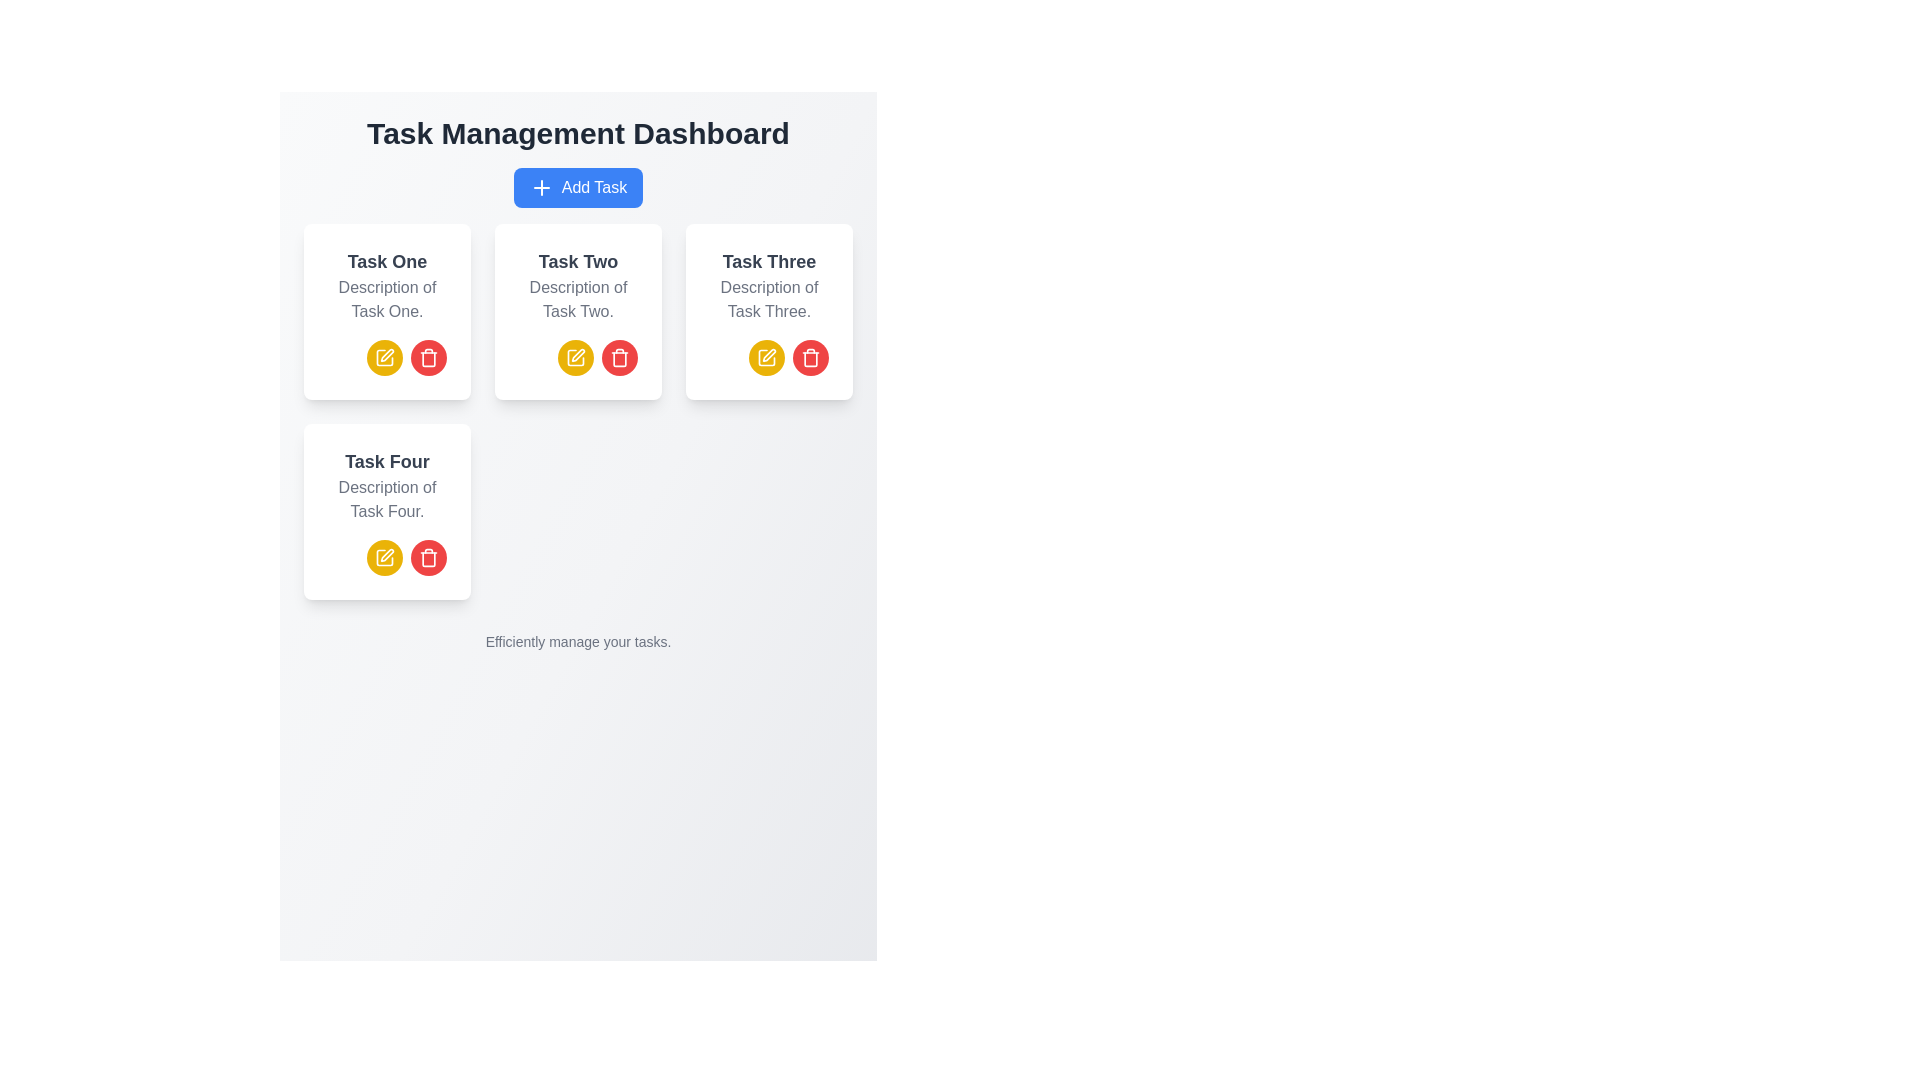 This screenshot has width=1920, height=1080. What do you see at coordinates (811, 357) in the screenshot?
I see `the trash can button located in the bottom right of the third task card` at bounding box center [811, 357].